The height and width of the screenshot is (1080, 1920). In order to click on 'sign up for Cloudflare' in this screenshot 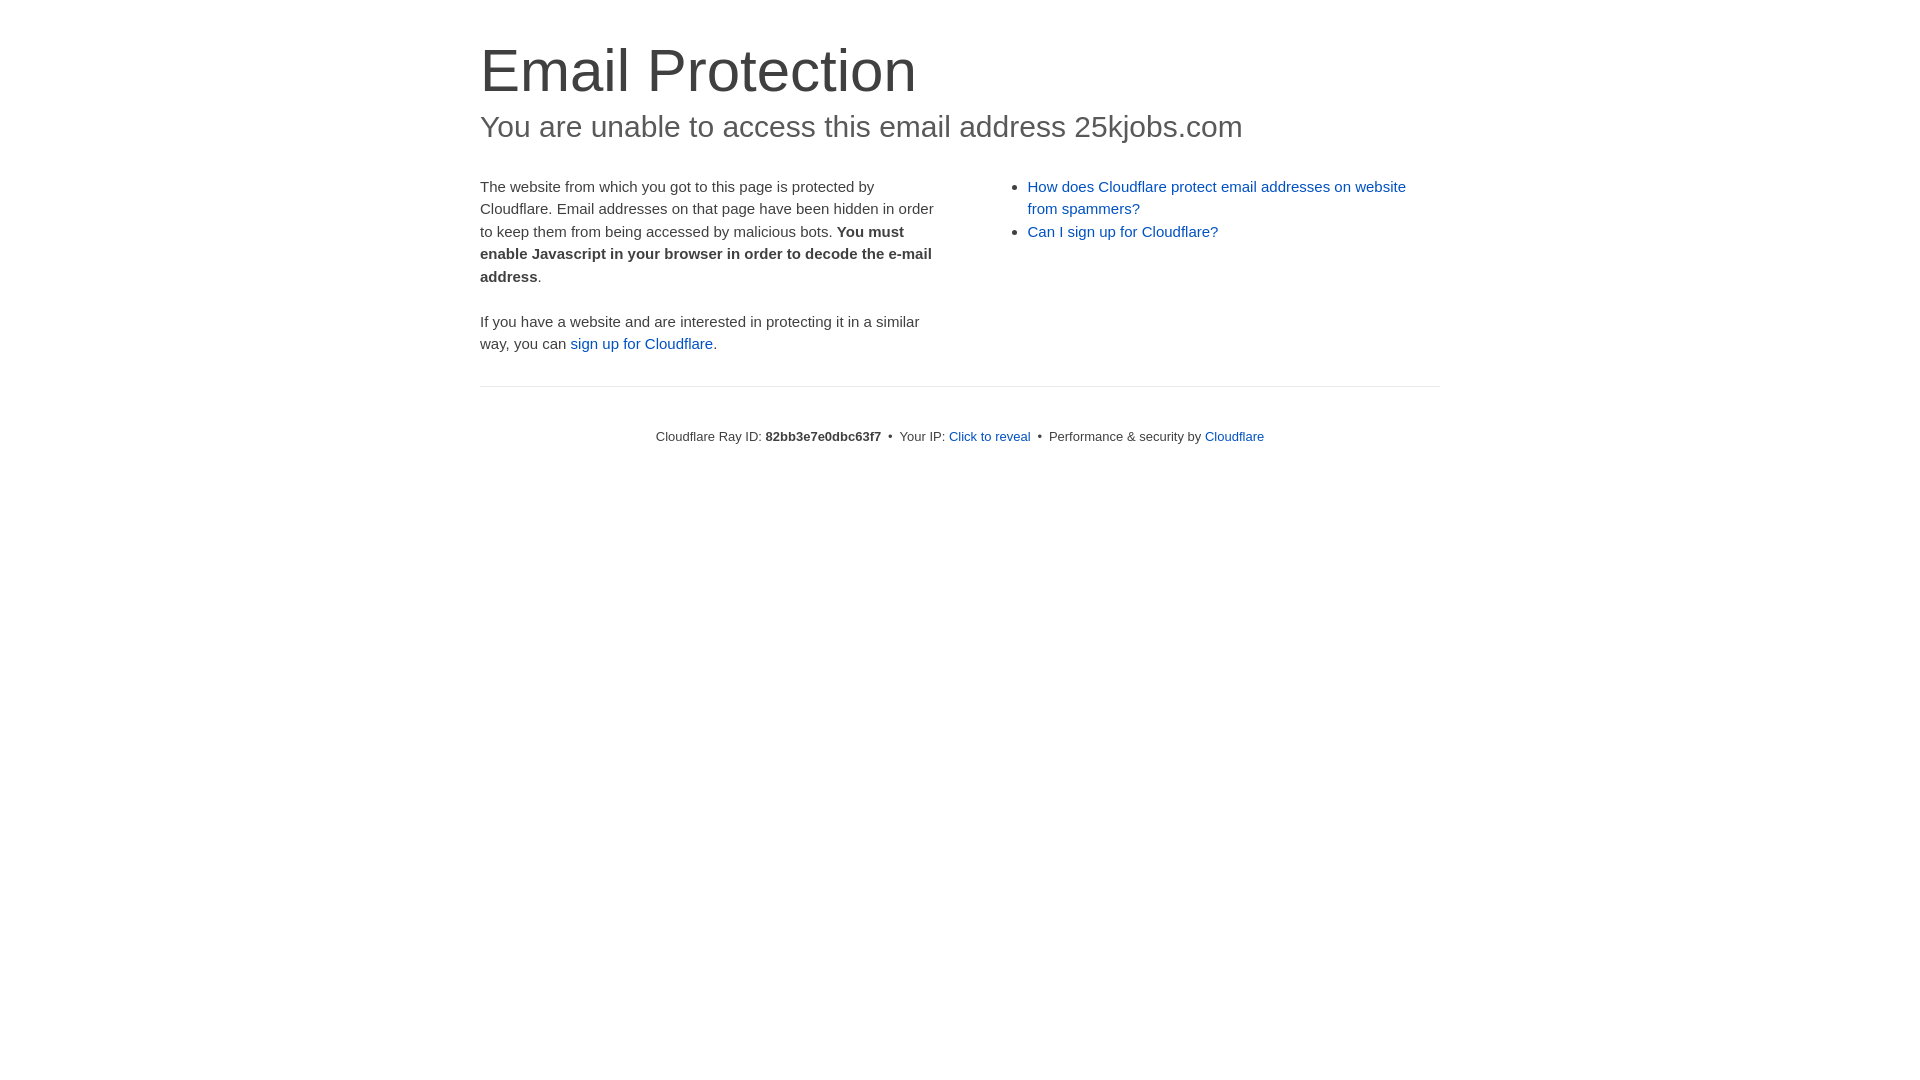, I will do `click(642, 342)`.